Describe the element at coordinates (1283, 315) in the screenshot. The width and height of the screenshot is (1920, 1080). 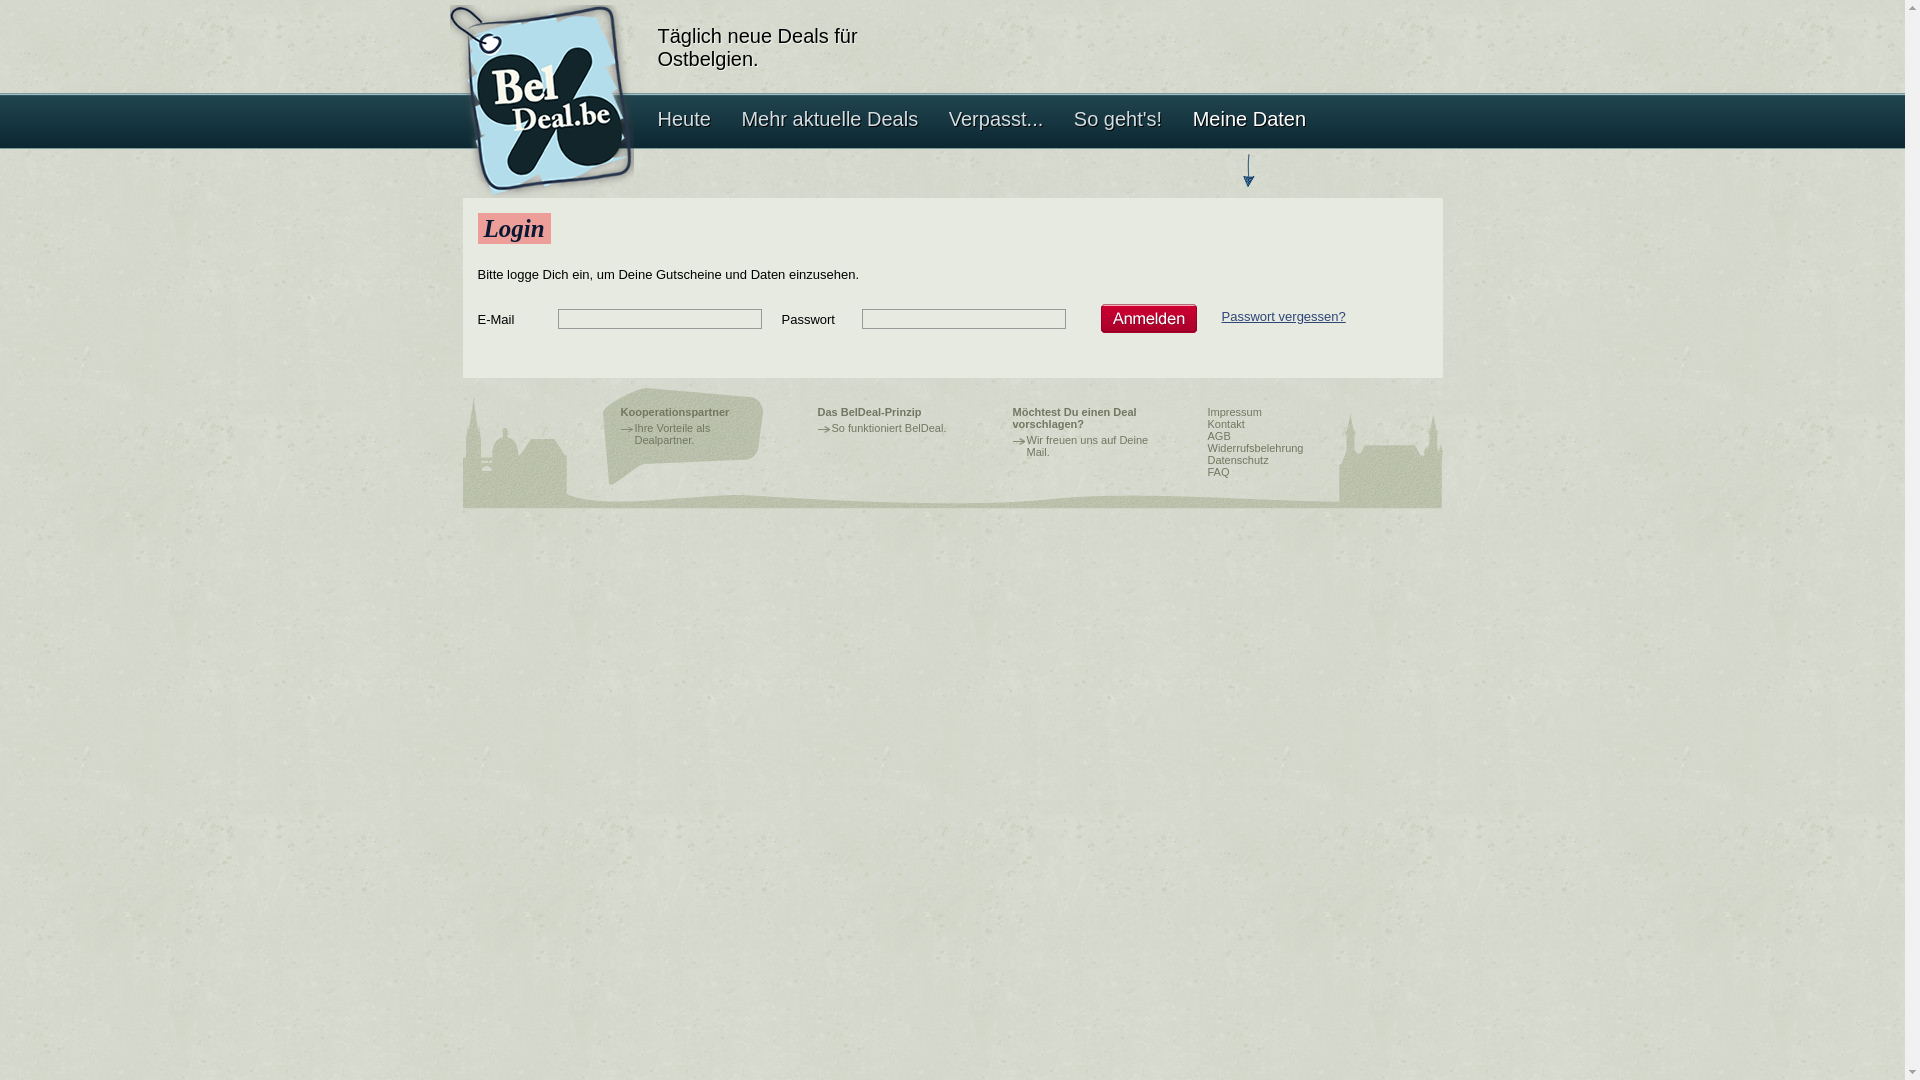
I see `'Passwort vergessen?'` at that location.